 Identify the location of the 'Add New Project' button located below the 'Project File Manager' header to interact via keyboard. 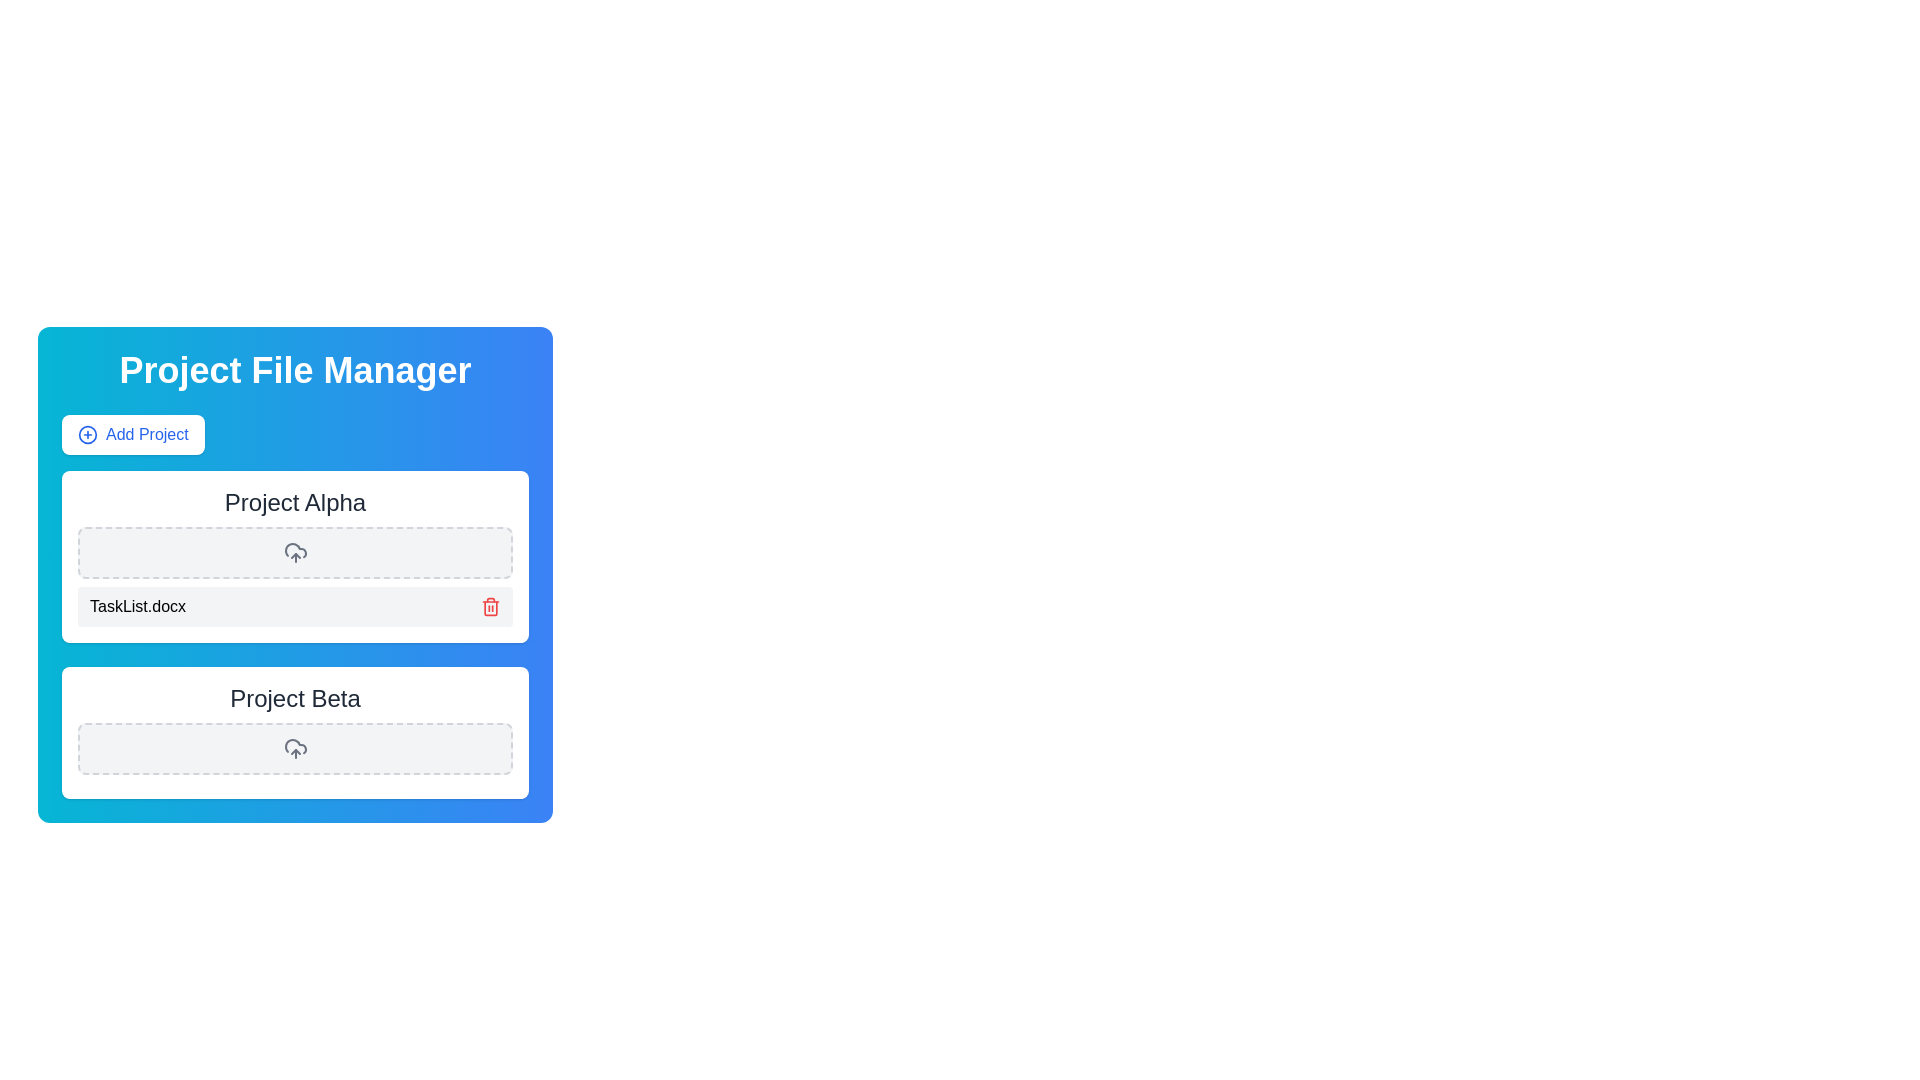
(132, 434).